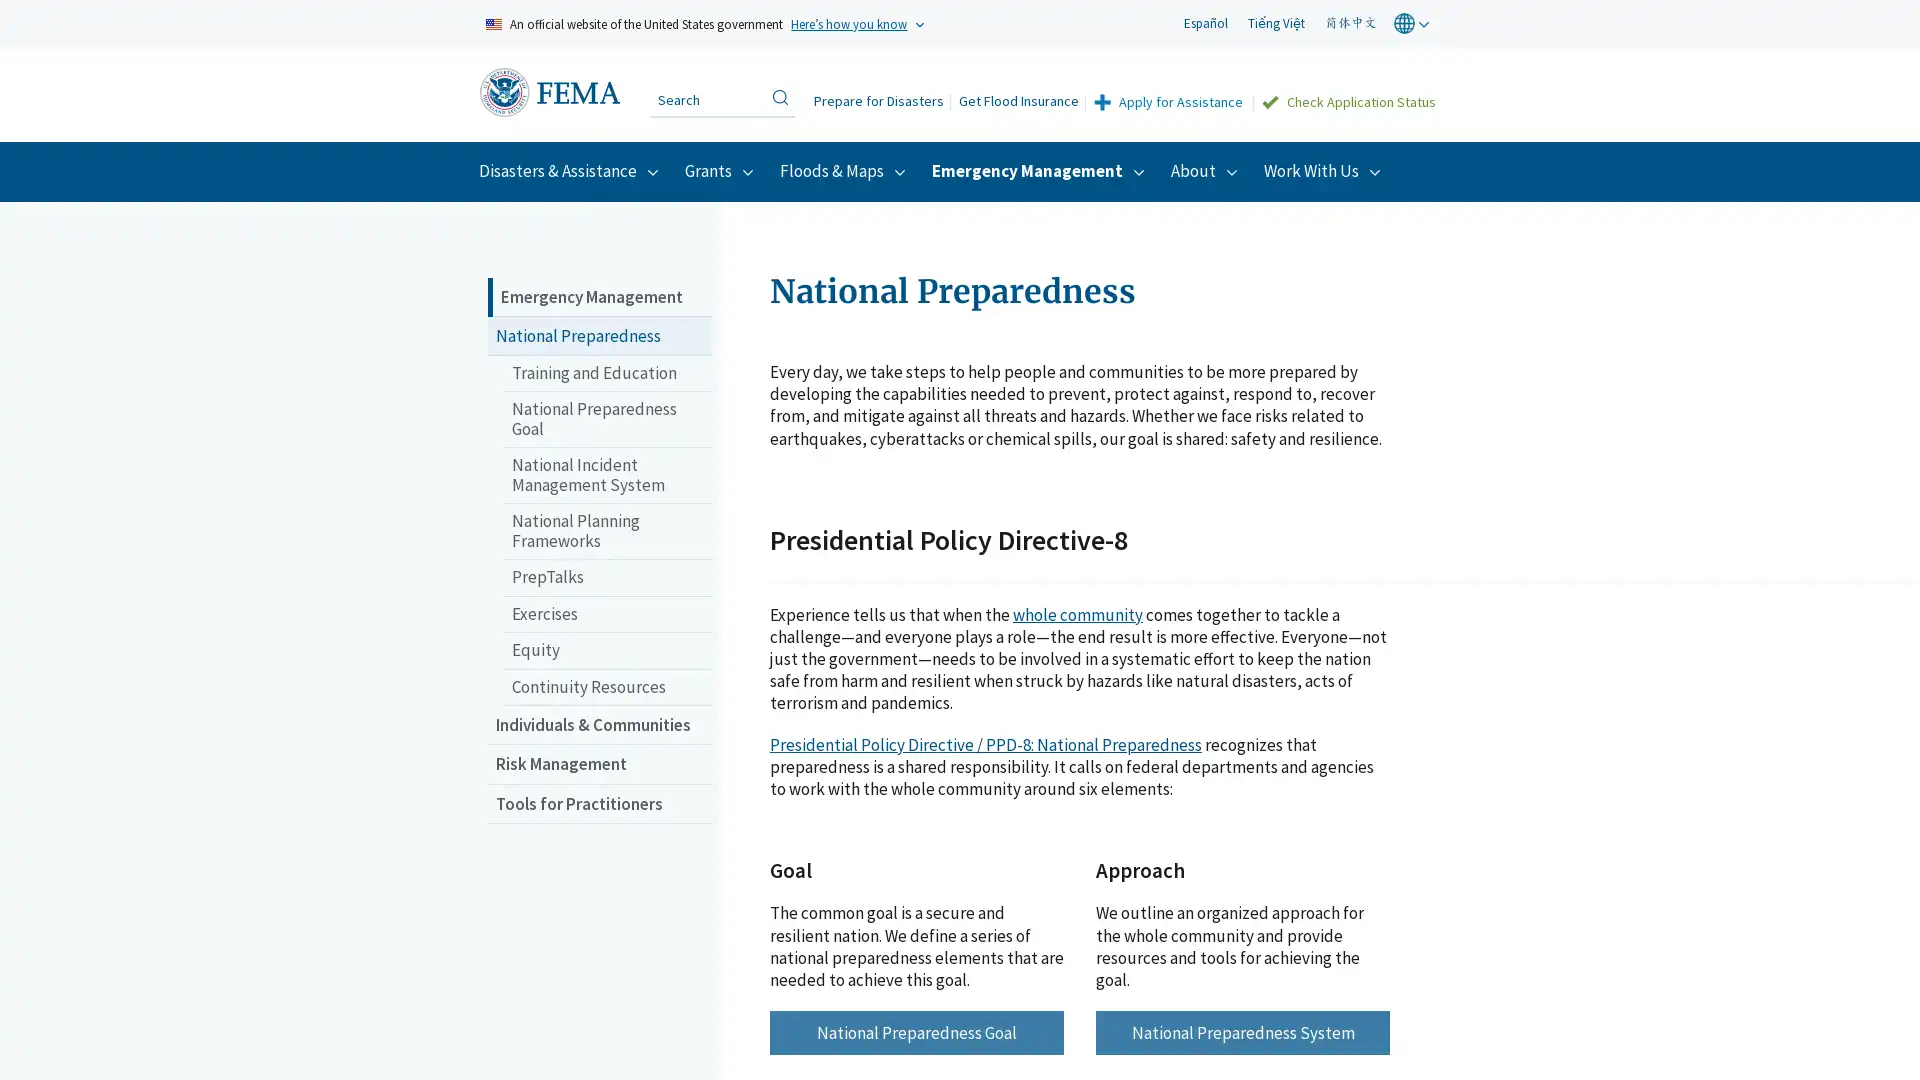  What do you see at coordinates (1040, 169) in the screenshot?
I see `Emergency Management` at bounding box center [1040, 169].